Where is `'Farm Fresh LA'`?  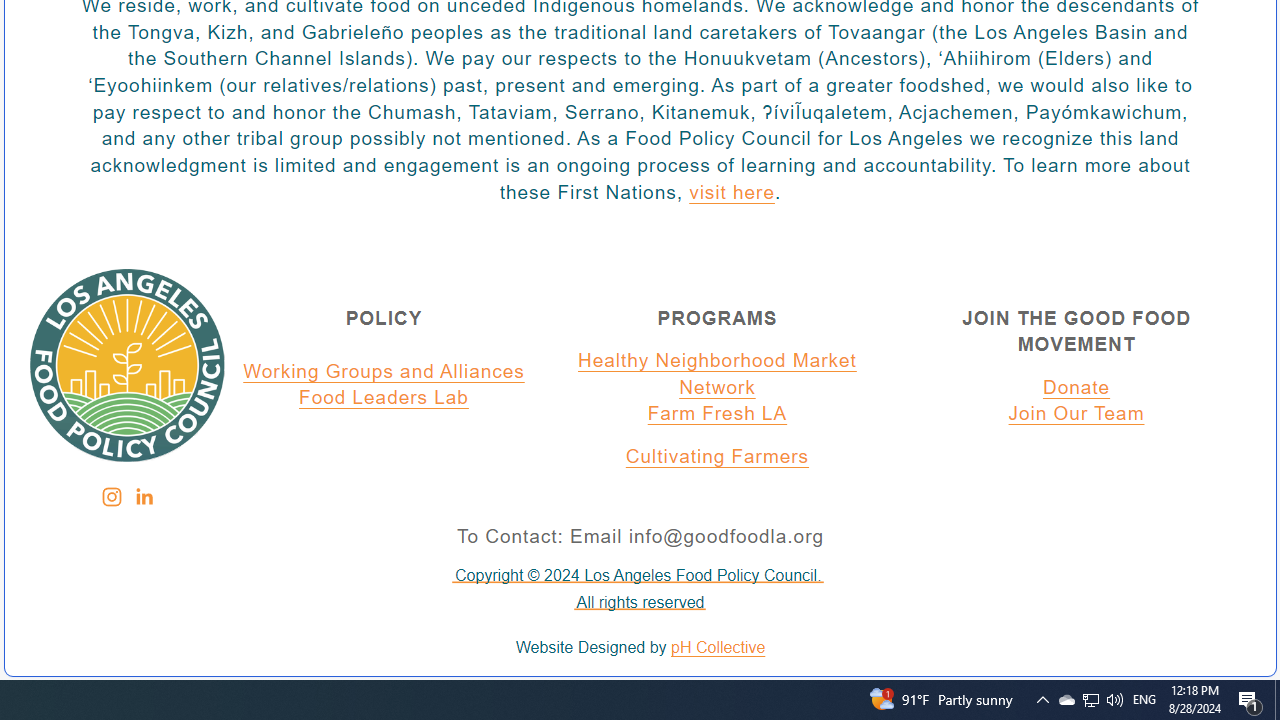 'Farm Fresh LA' is located at coordinates (717, 414).